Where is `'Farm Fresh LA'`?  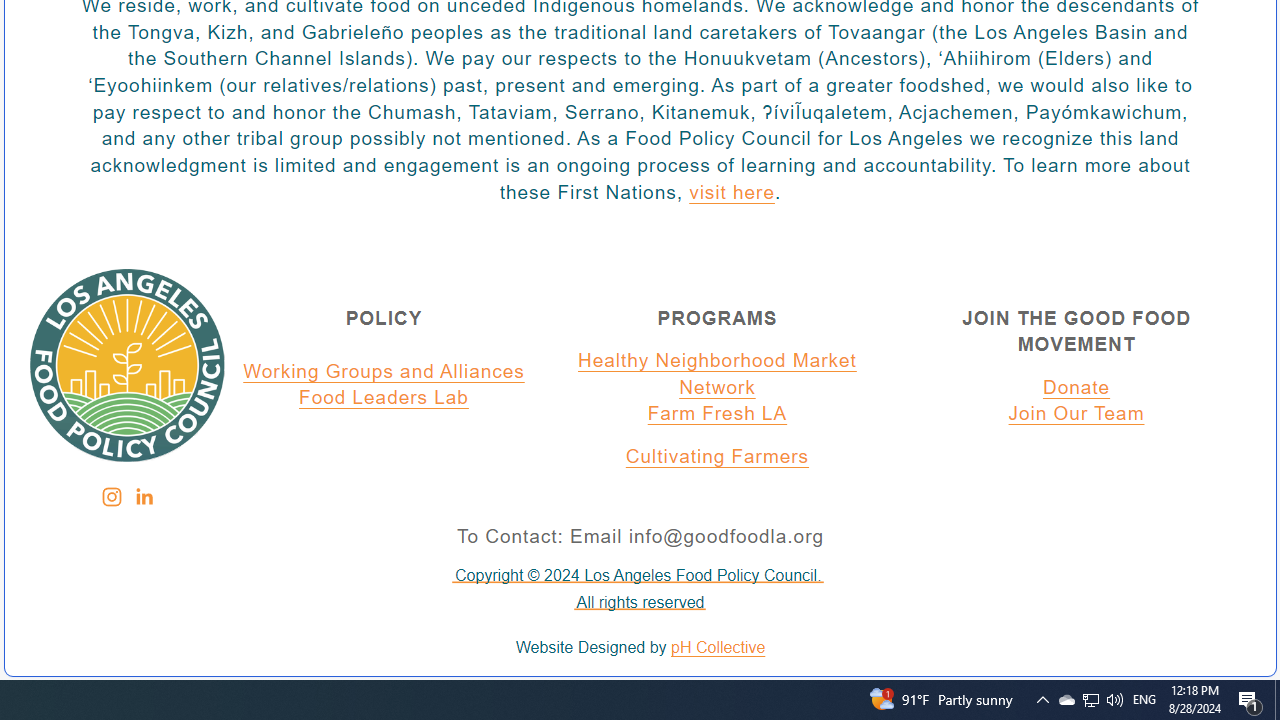 'Farm Fresh LA' is located at coordinates (717, 414).